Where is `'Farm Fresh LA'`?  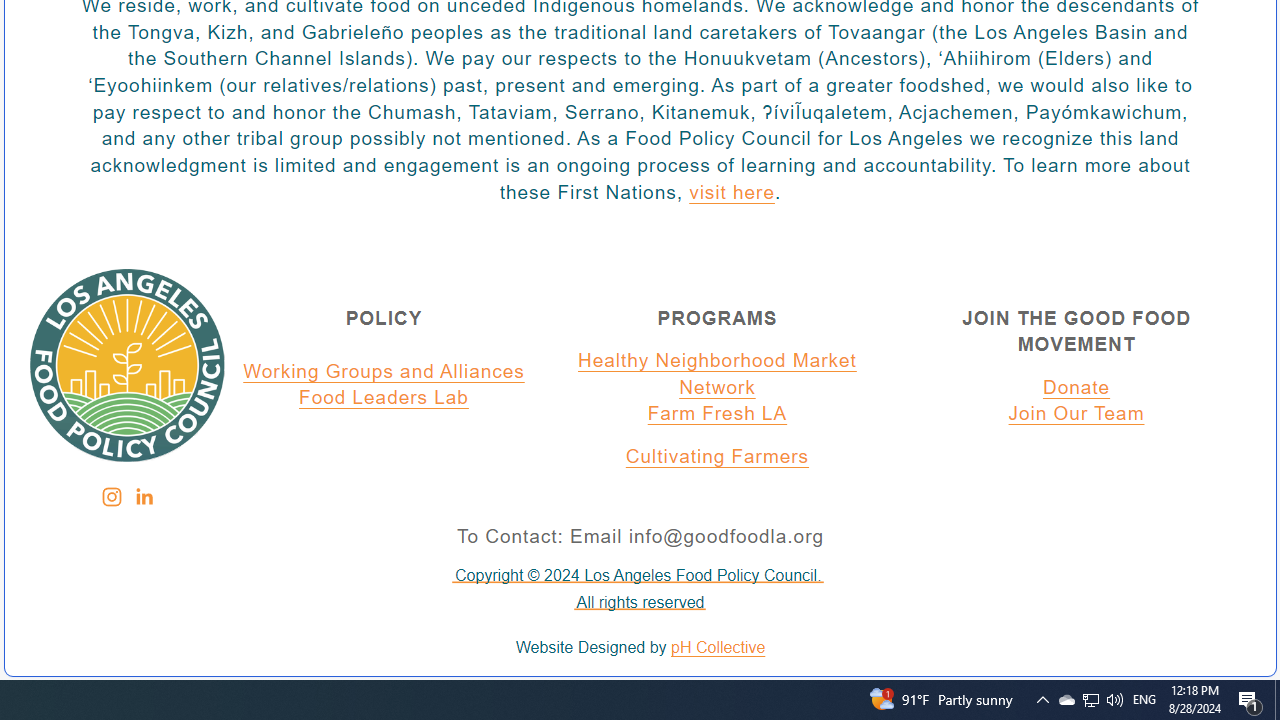 'Farm Fresh LA' is located at coordinates (717, 414).